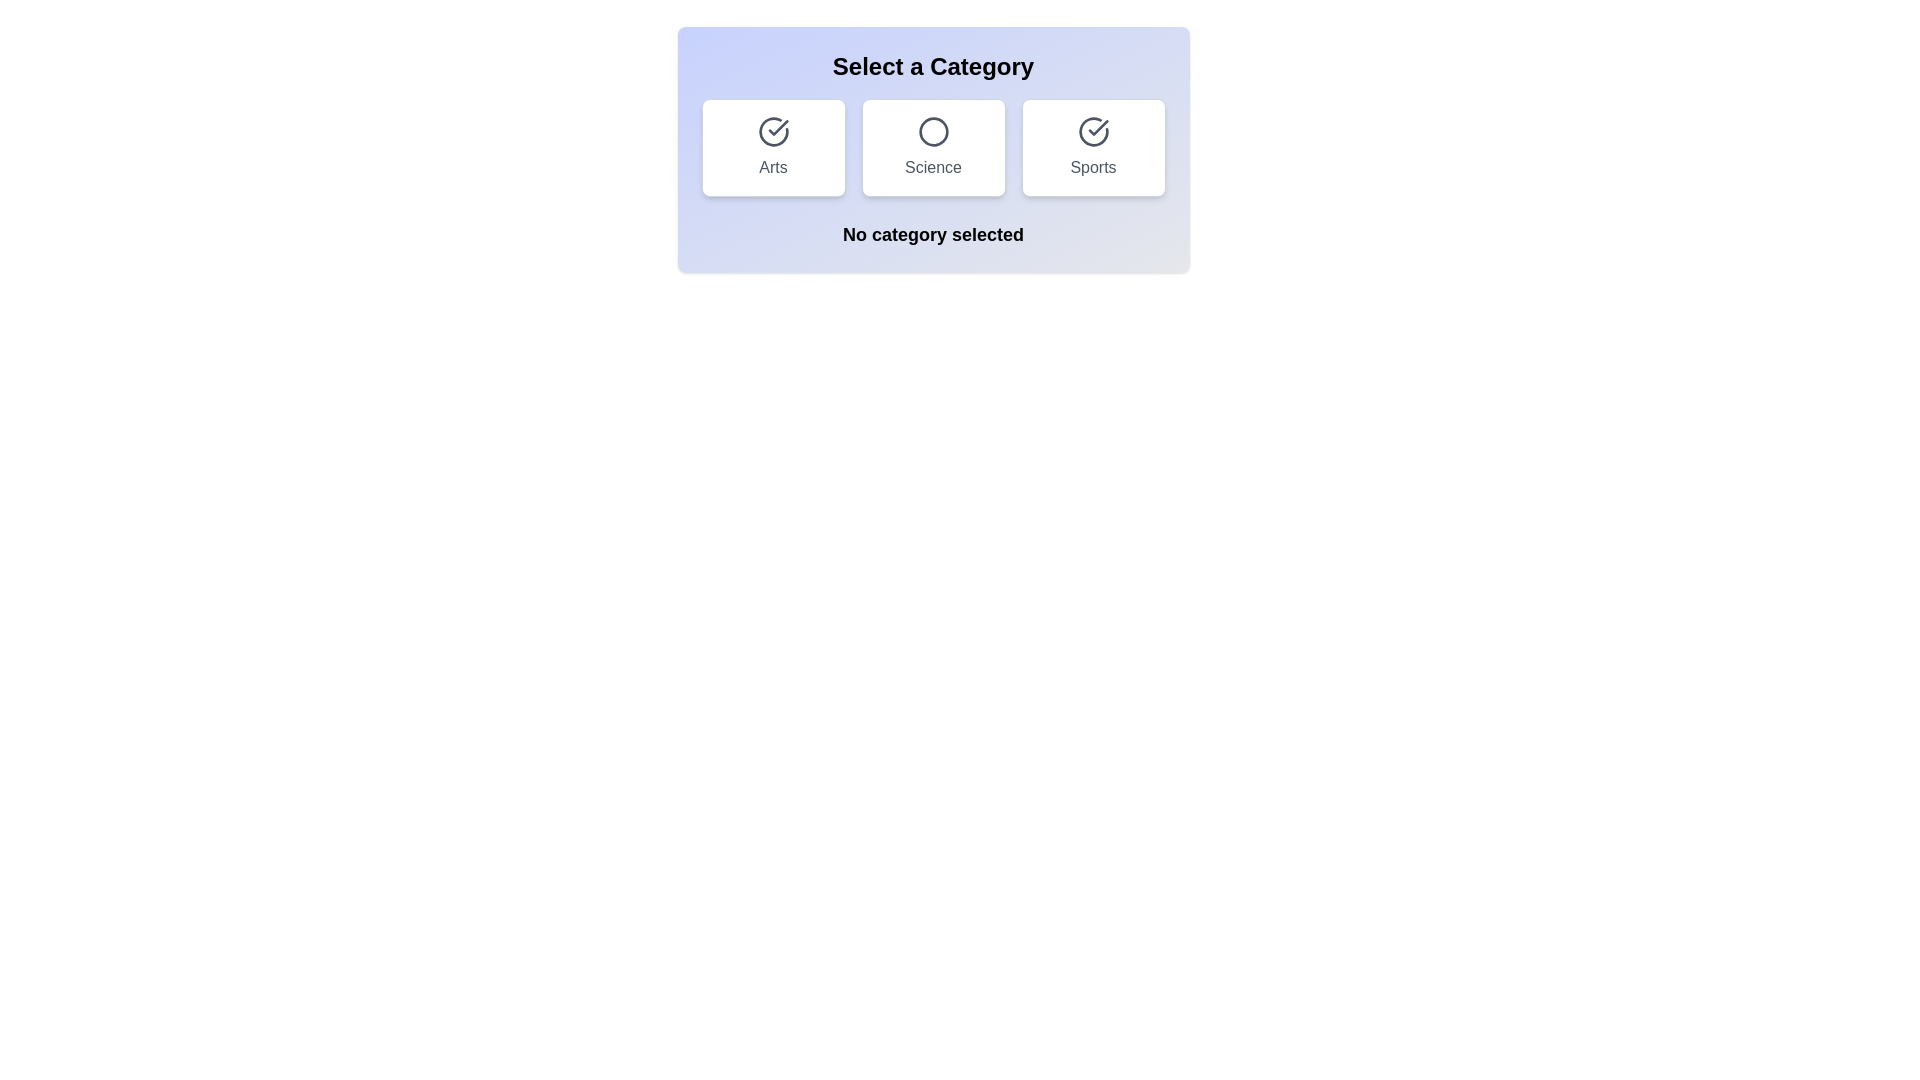  I want to click on the button labeled 'Arts', so click(772, 146).